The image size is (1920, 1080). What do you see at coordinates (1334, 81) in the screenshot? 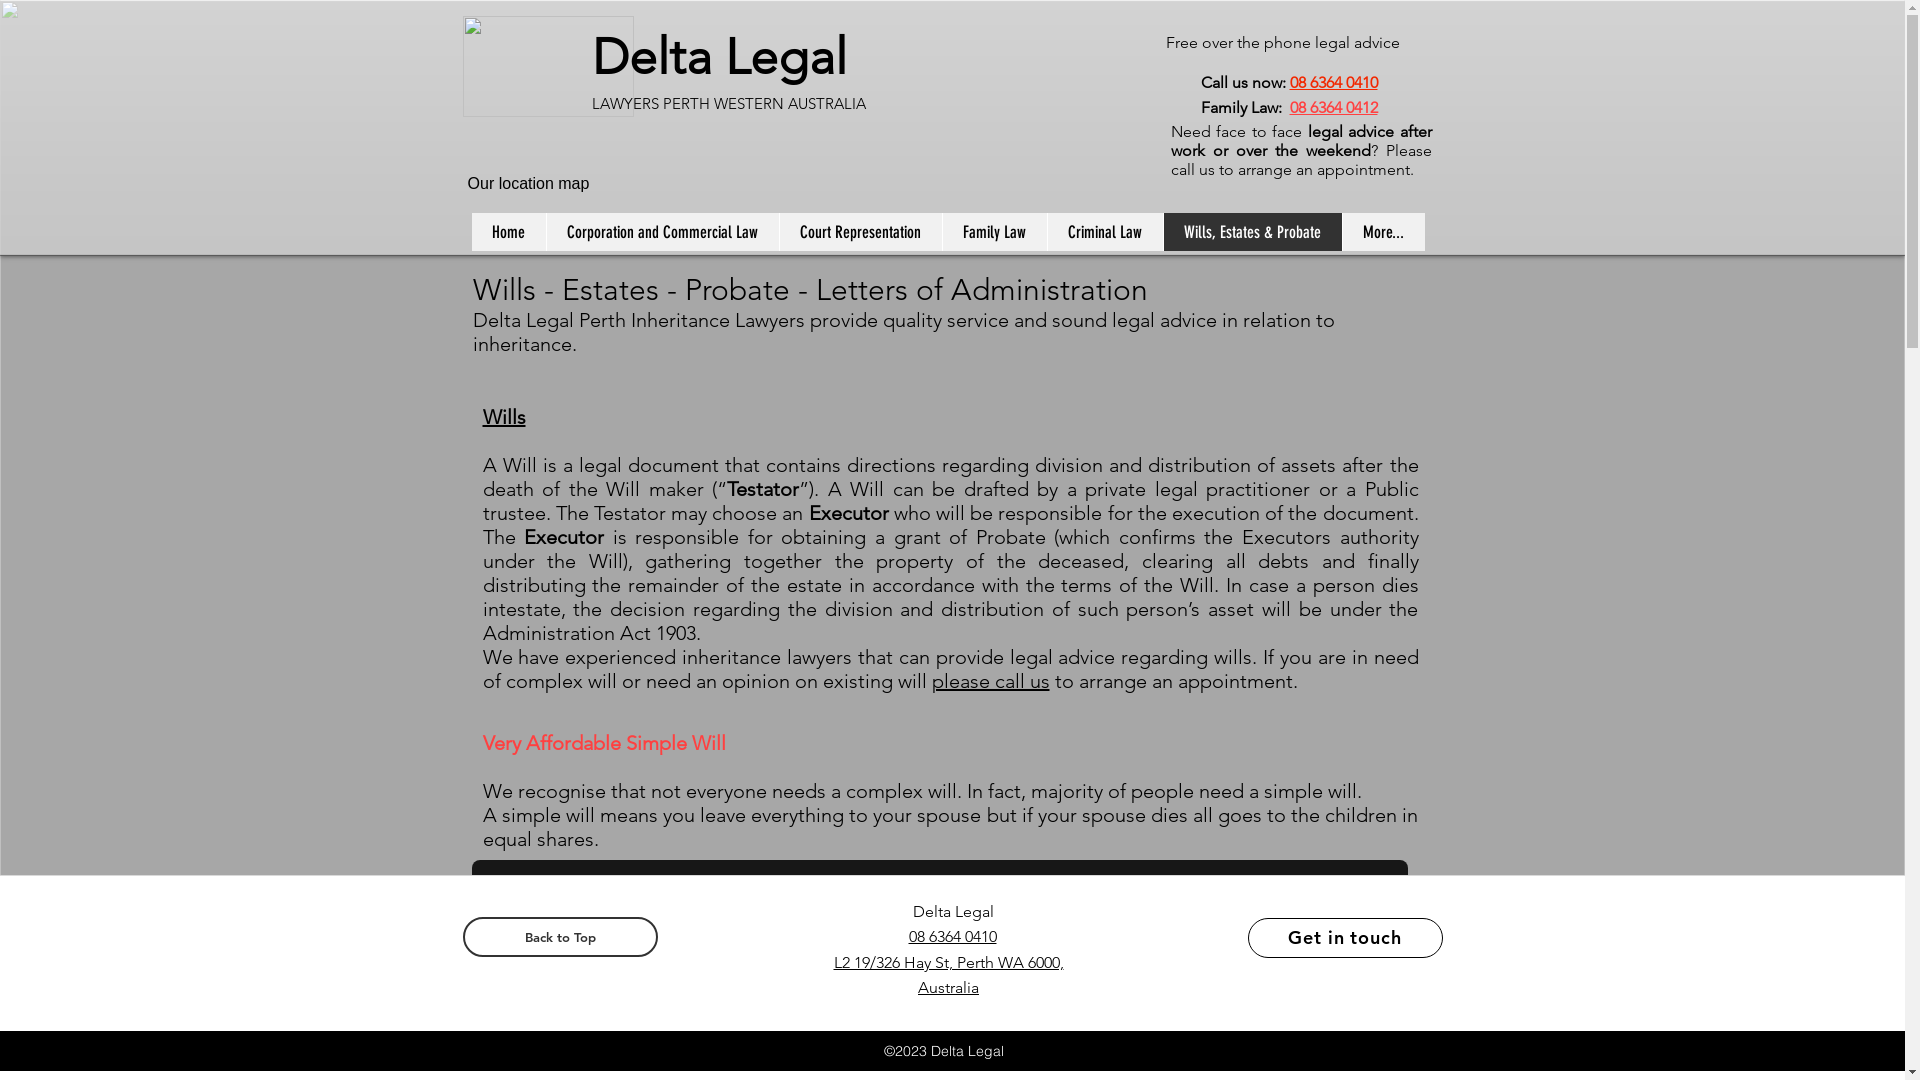
I see `'08 6364 0410'` at bounding box center [1334, 81].